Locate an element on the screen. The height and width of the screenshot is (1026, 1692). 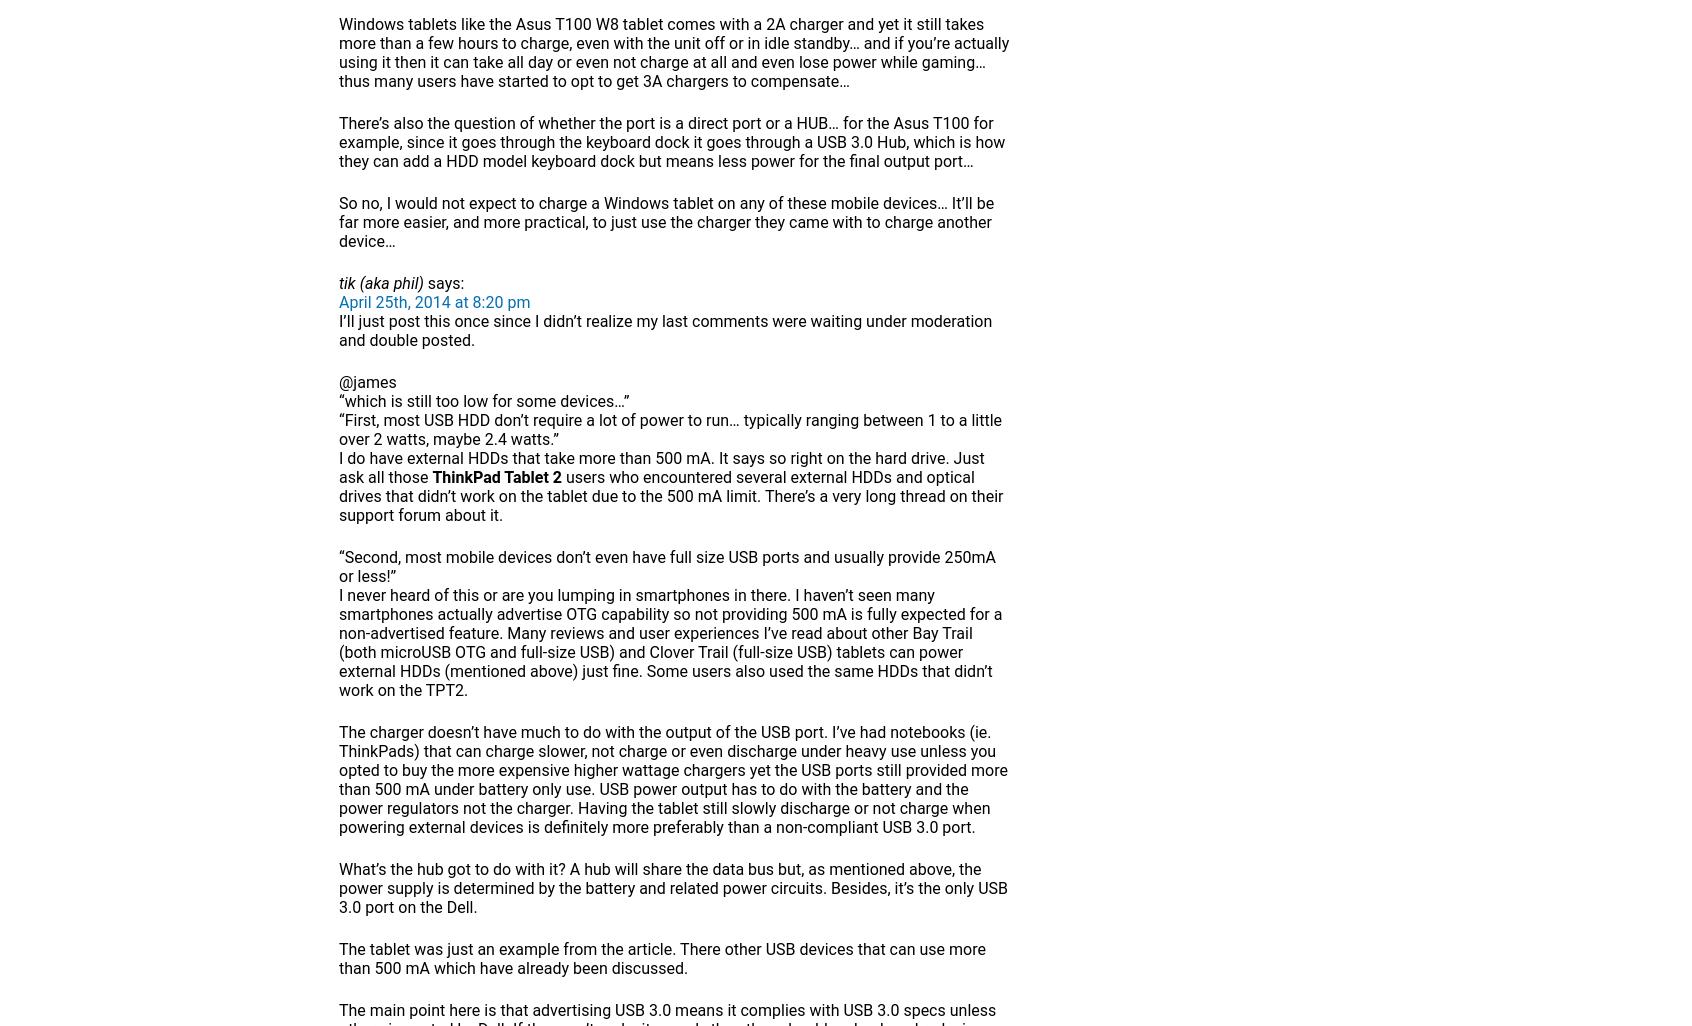
'The charger doesn’t have much to do with the output of the USB port. I’ve had notebooks (ie. ThinkPads) that can charge slower, not charge or even discharge under heavy use unless you opted to buy the more expensive higher wattage chargers yet the USB ports still provided more than 500 mA under battery only use. USB power output has to do with the battery and the power regulators not the charger. Having the tablet still slowly discharge or not charge when powering external devices is definitely more preferably than a non-compliant USB 3.0 port.' is located at coordinates (673, 778).